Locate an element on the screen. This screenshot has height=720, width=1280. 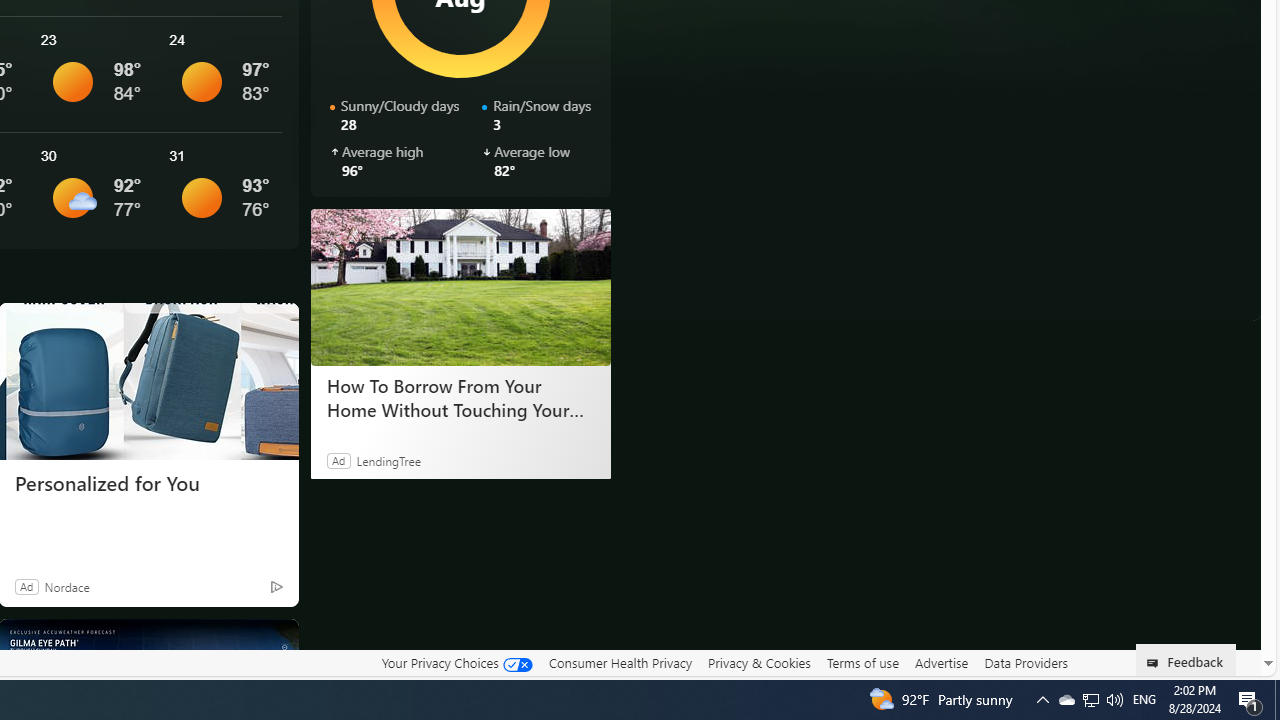
'Class: feedback_link_icon-DS-EntryPoint1-1' is located at coordinates (1156, 663).